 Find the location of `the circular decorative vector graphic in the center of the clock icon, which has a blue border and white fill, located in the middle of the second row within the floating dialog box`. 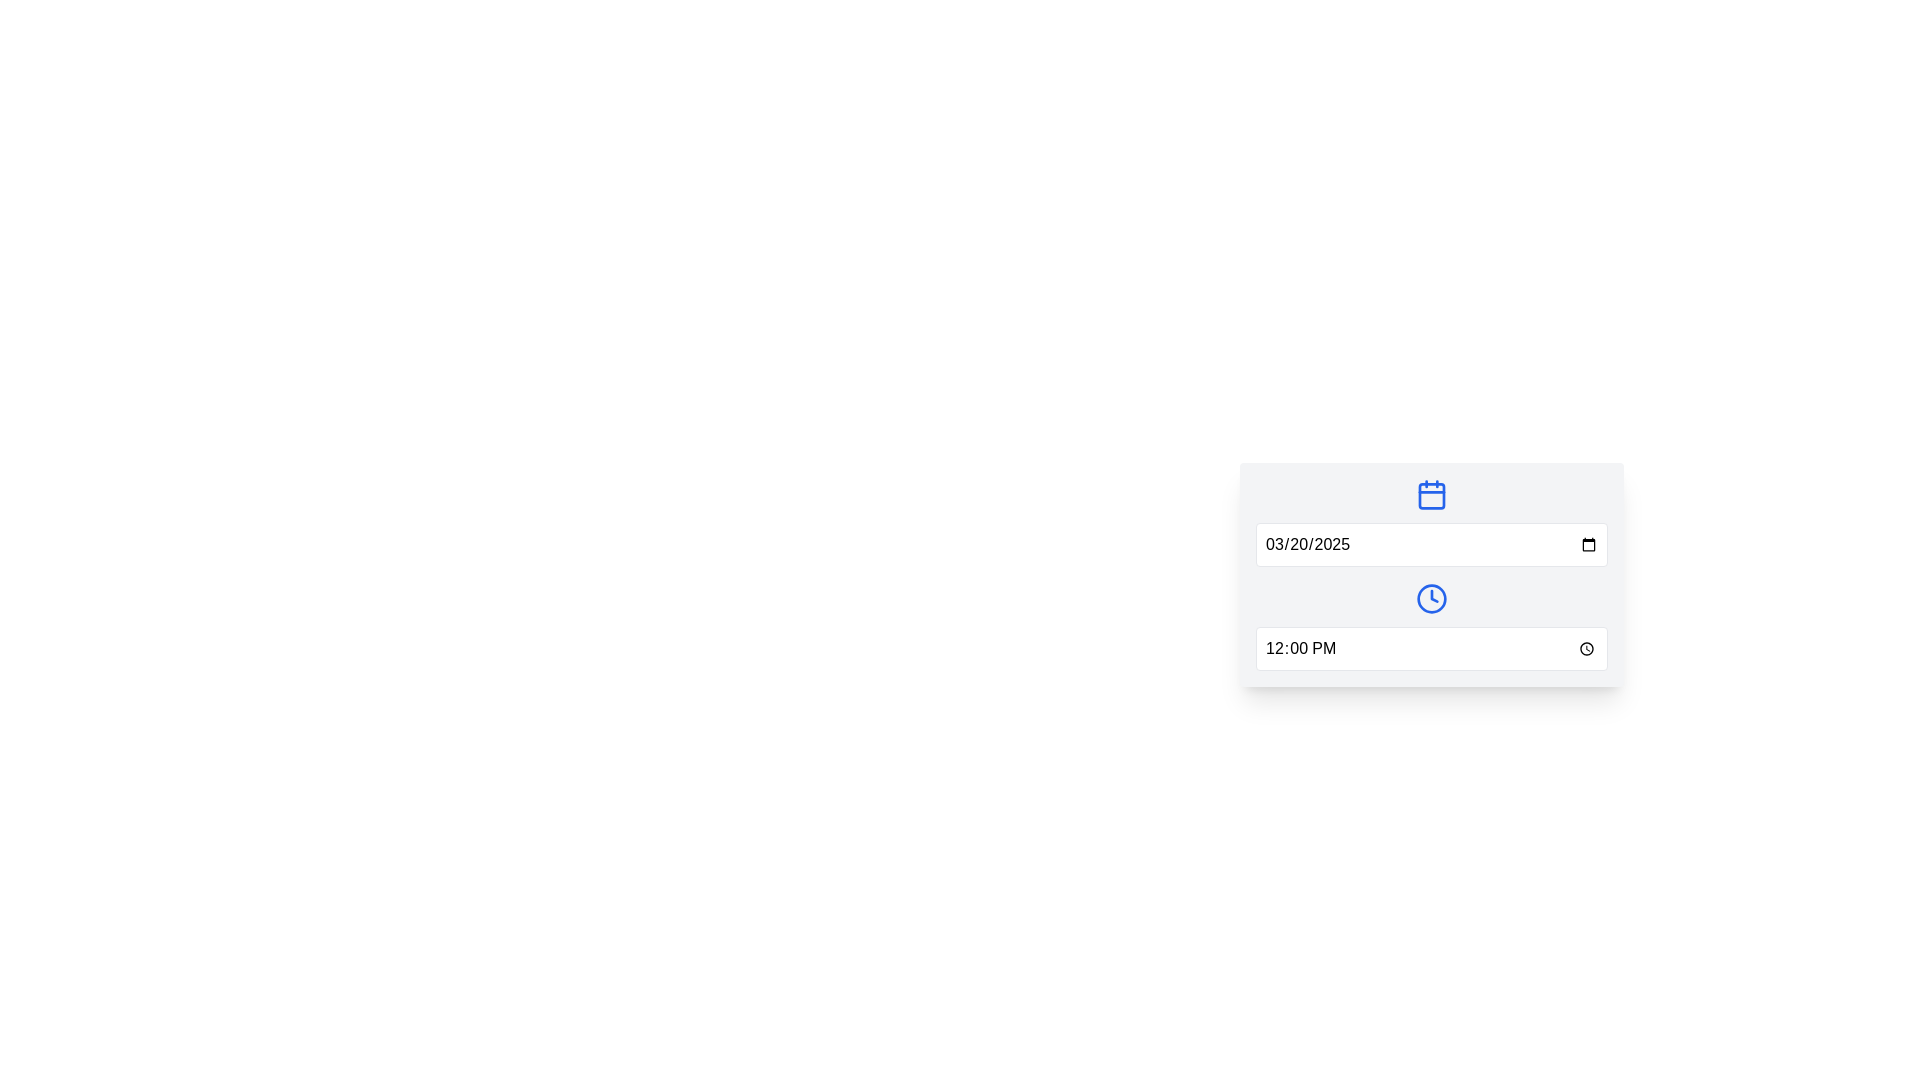

the circular decorative vector graphic in the center of the clock icon, which has a blue border and white fill, located in the middle of the second row within the floating dialog box is located at coordinates (1430, 597).